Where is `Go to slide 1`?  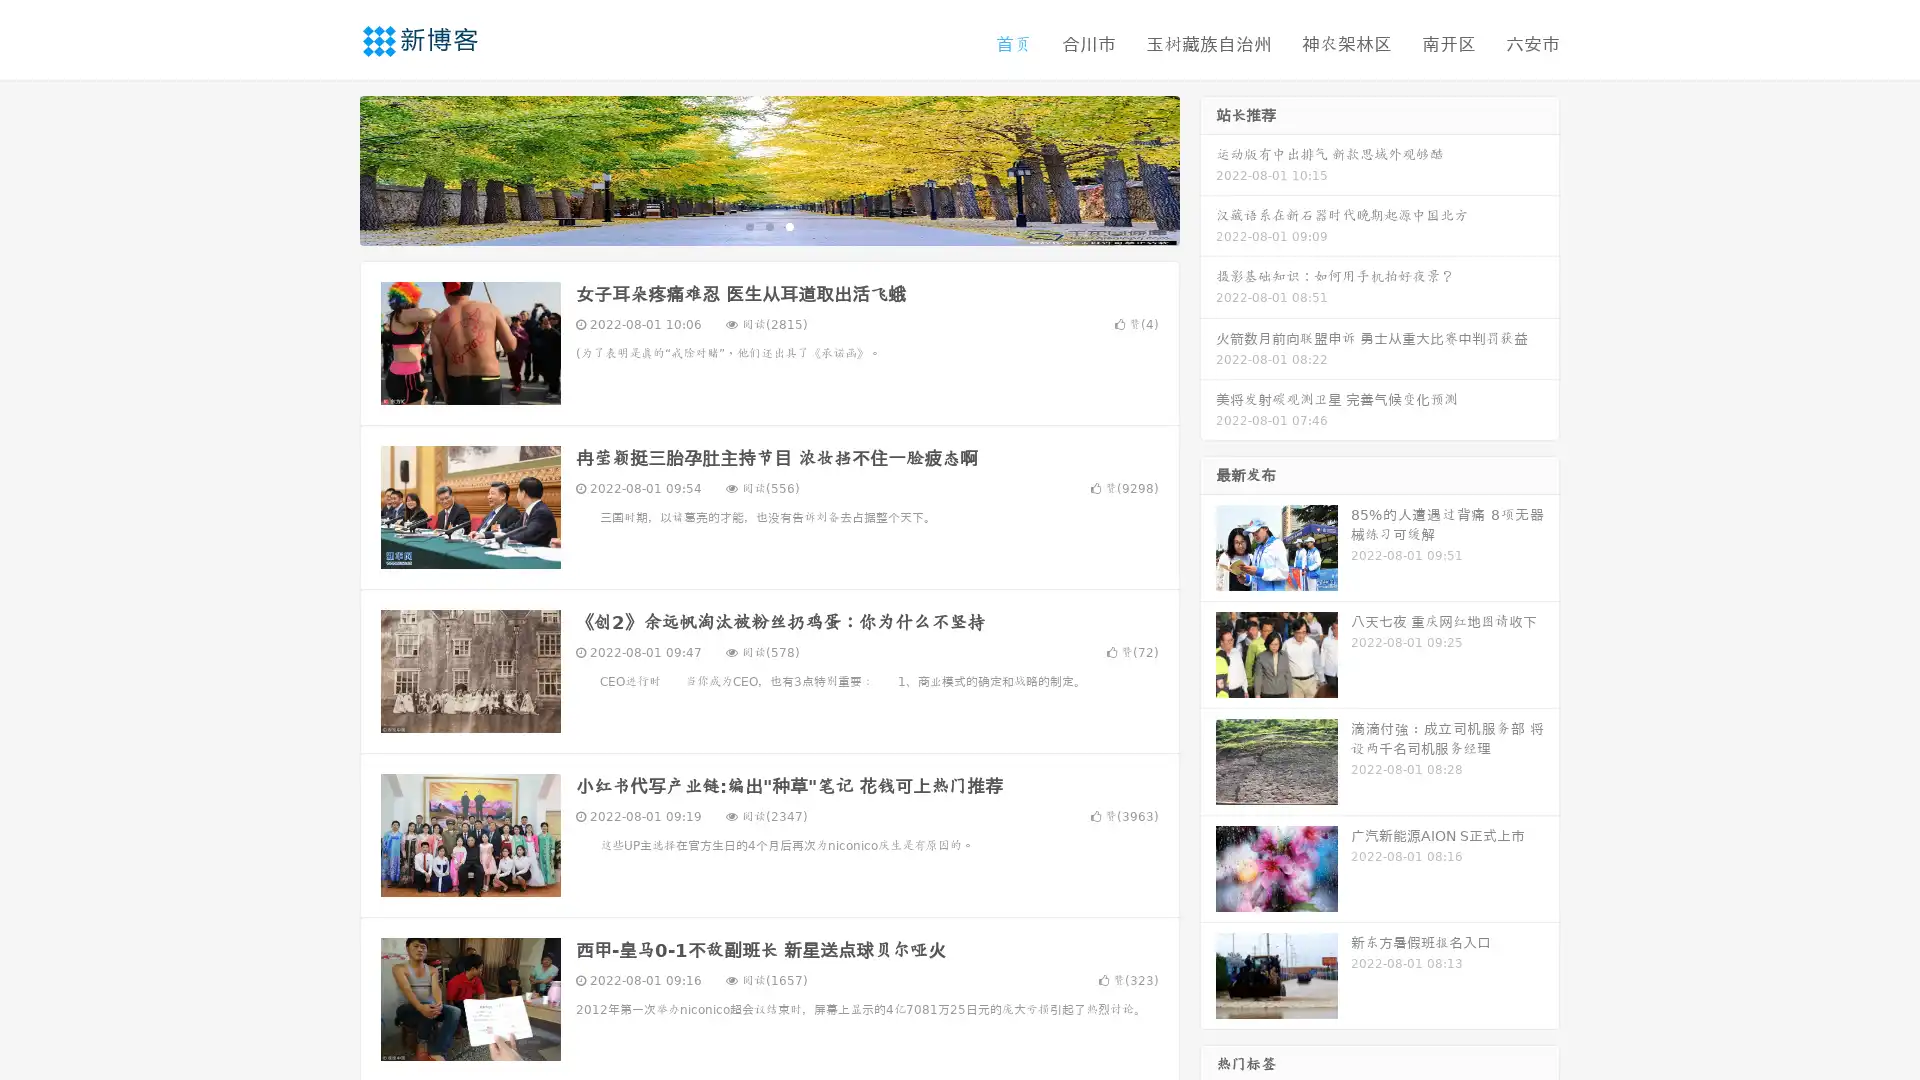 Go to slide 1 is located at coordinates (748, 225).